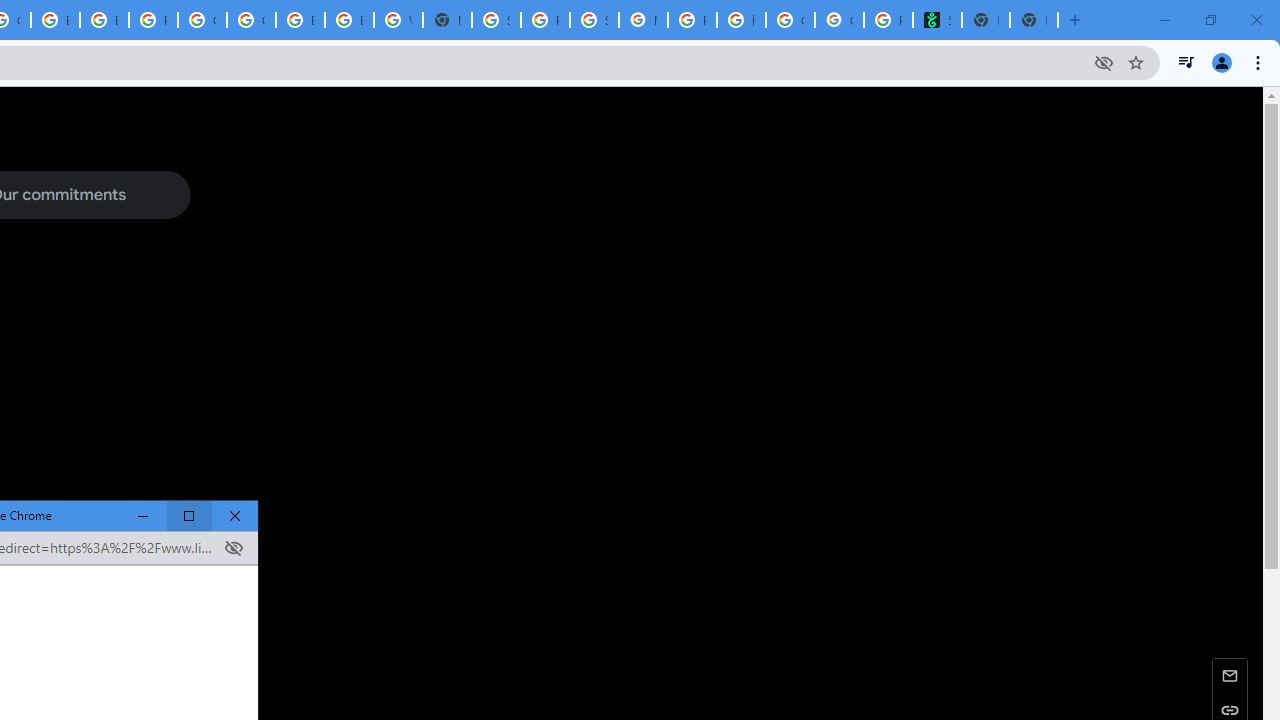  I want to click on 'Google Cloud Platform', so click(202, 20).